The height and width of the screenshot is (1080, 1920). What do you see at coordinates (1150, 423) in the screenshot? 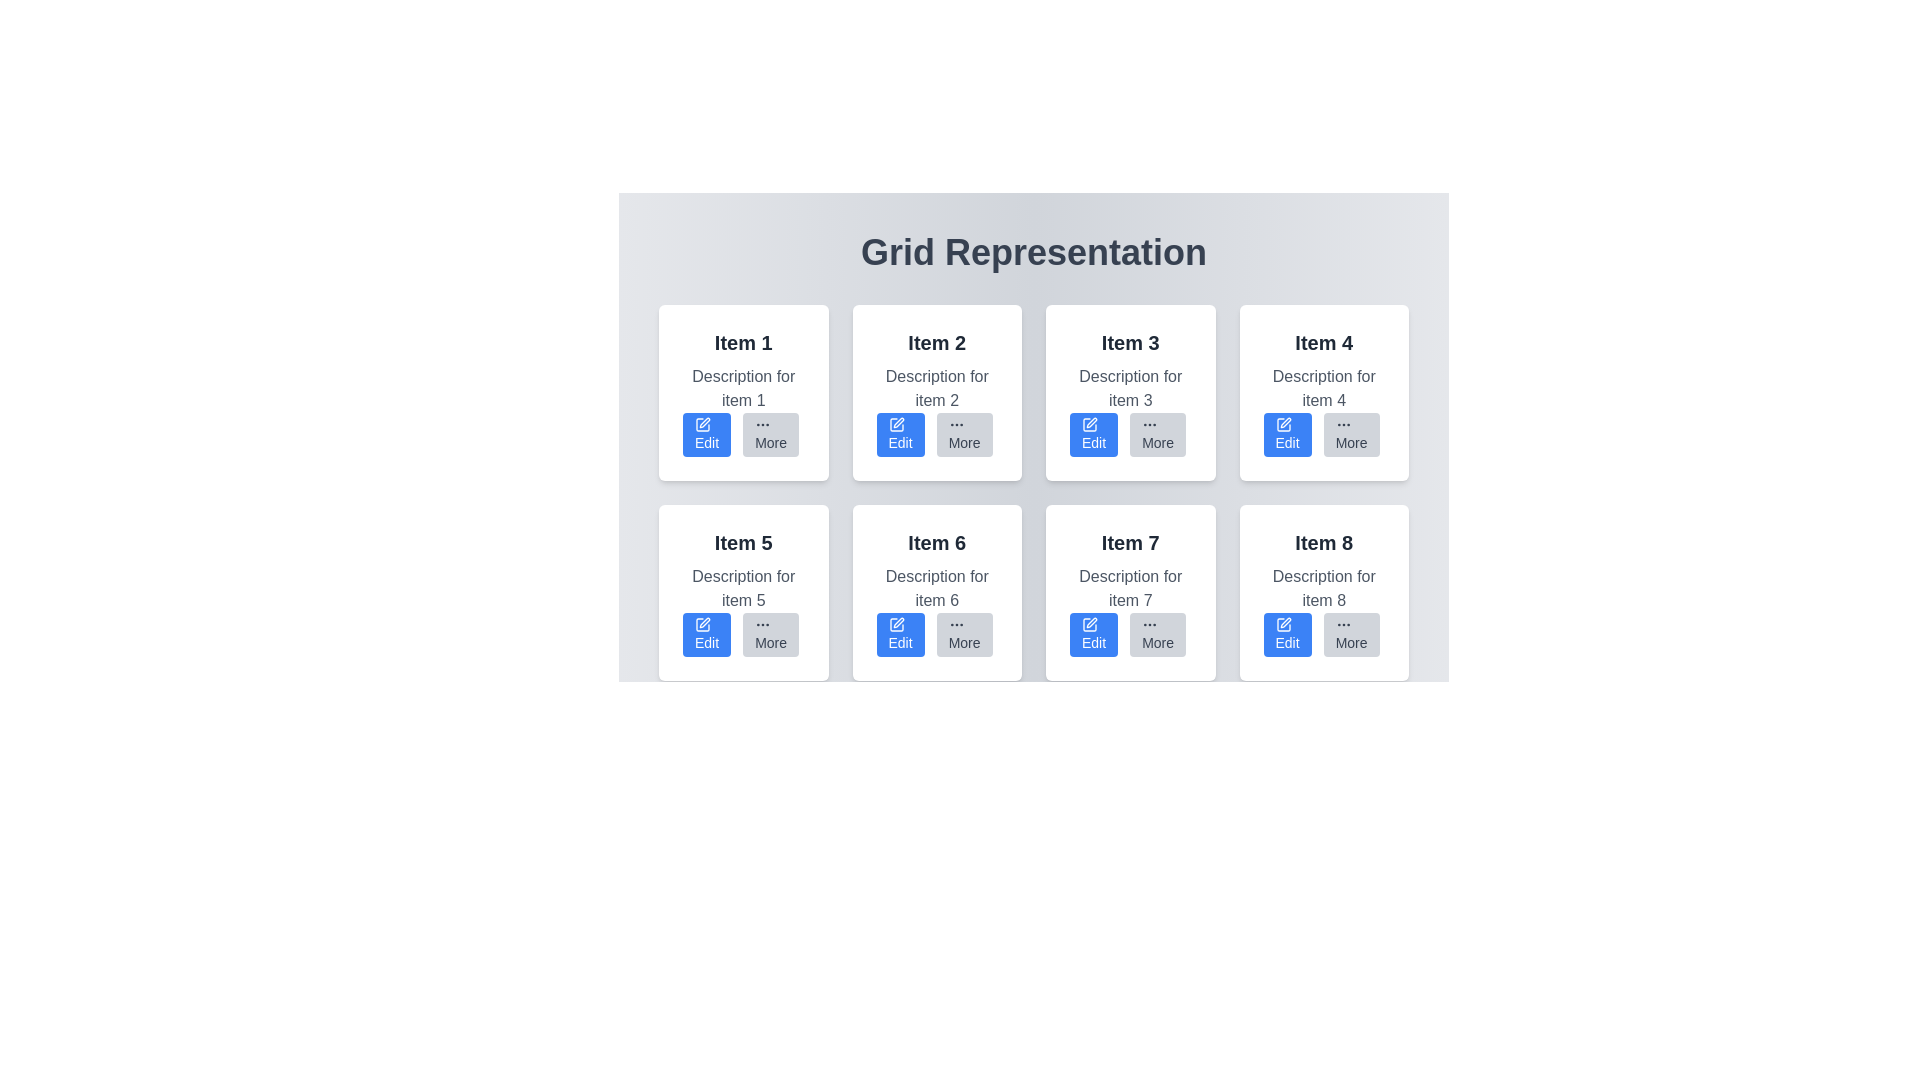
I see `the ellipsis icon of the 'More' button under the card labeled 'Item 3' in the grid layout to interact with additional options` at bounding box center [1150, 423].